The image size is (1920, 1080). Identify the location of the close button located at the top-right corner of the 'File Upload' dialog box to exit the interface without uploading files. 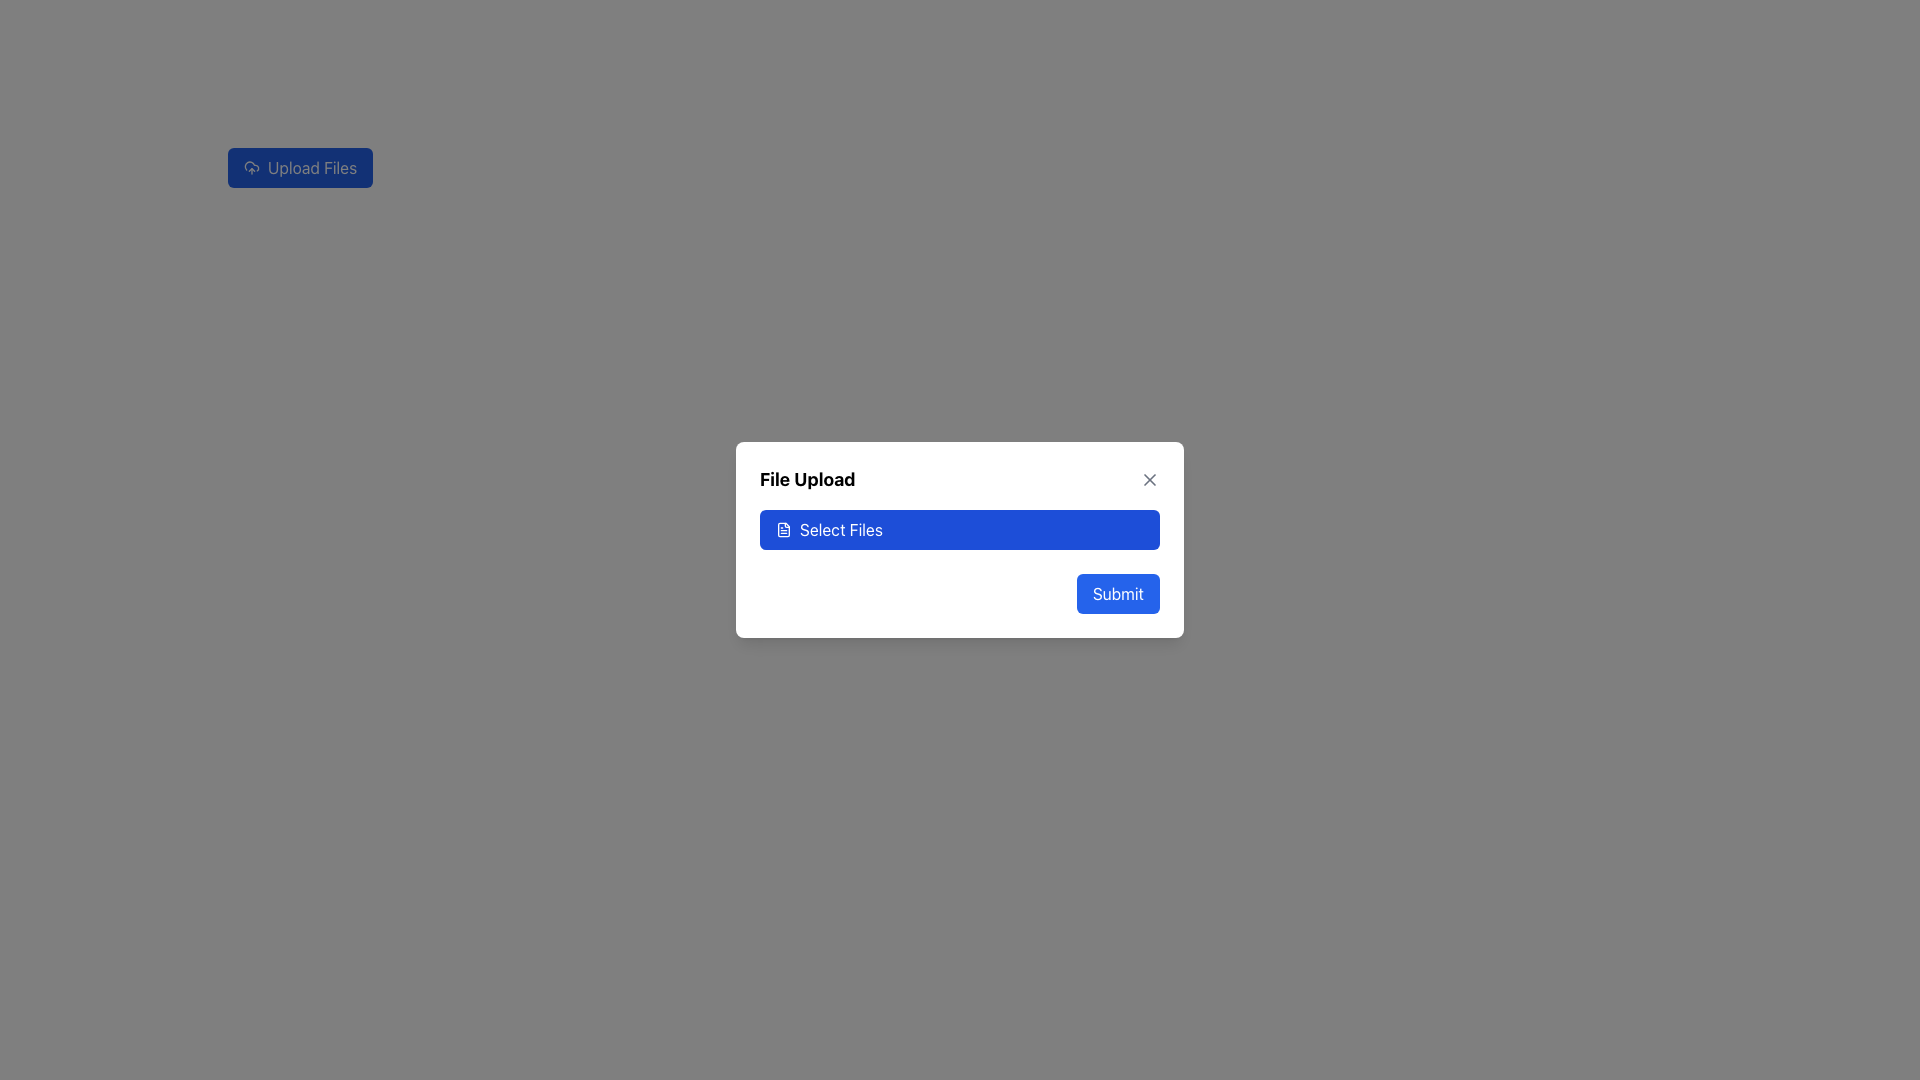
(1150, 479).